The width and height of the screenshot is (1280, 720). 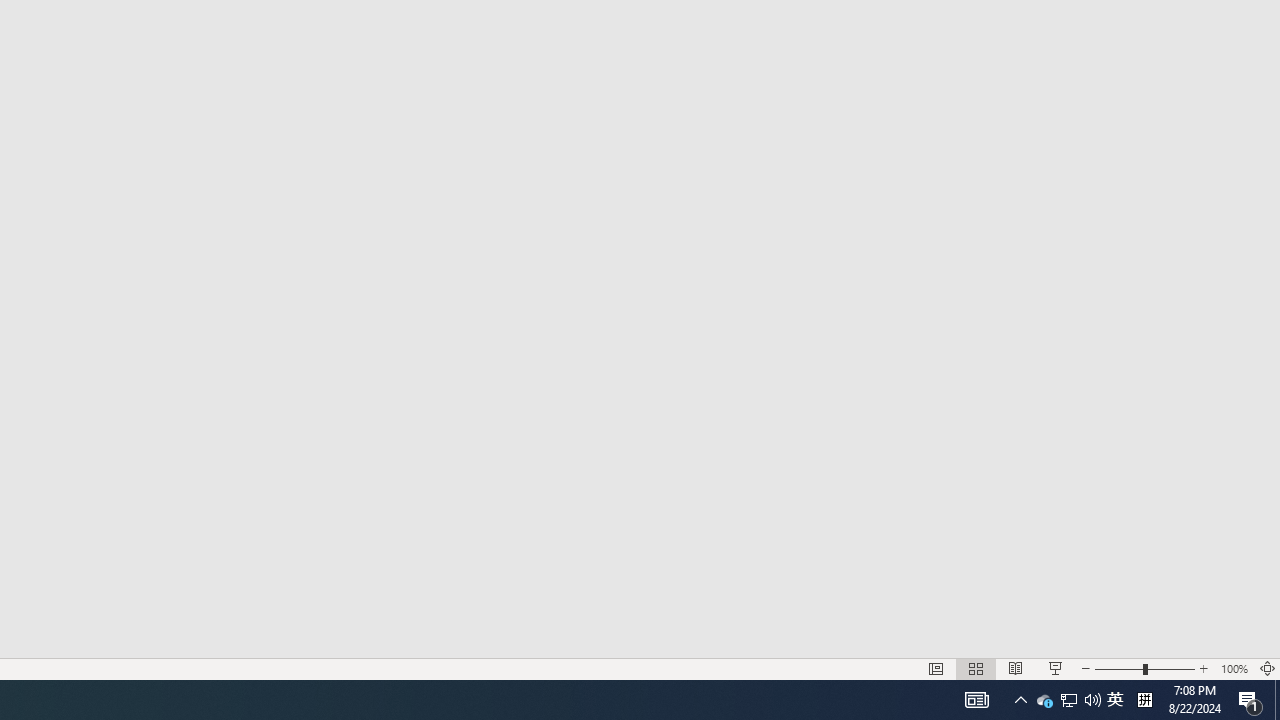 What do you see at coordinates (1233, 669) in the screenshot?
I see `'Zoom 100%'` at bounding box center [1233, 669].